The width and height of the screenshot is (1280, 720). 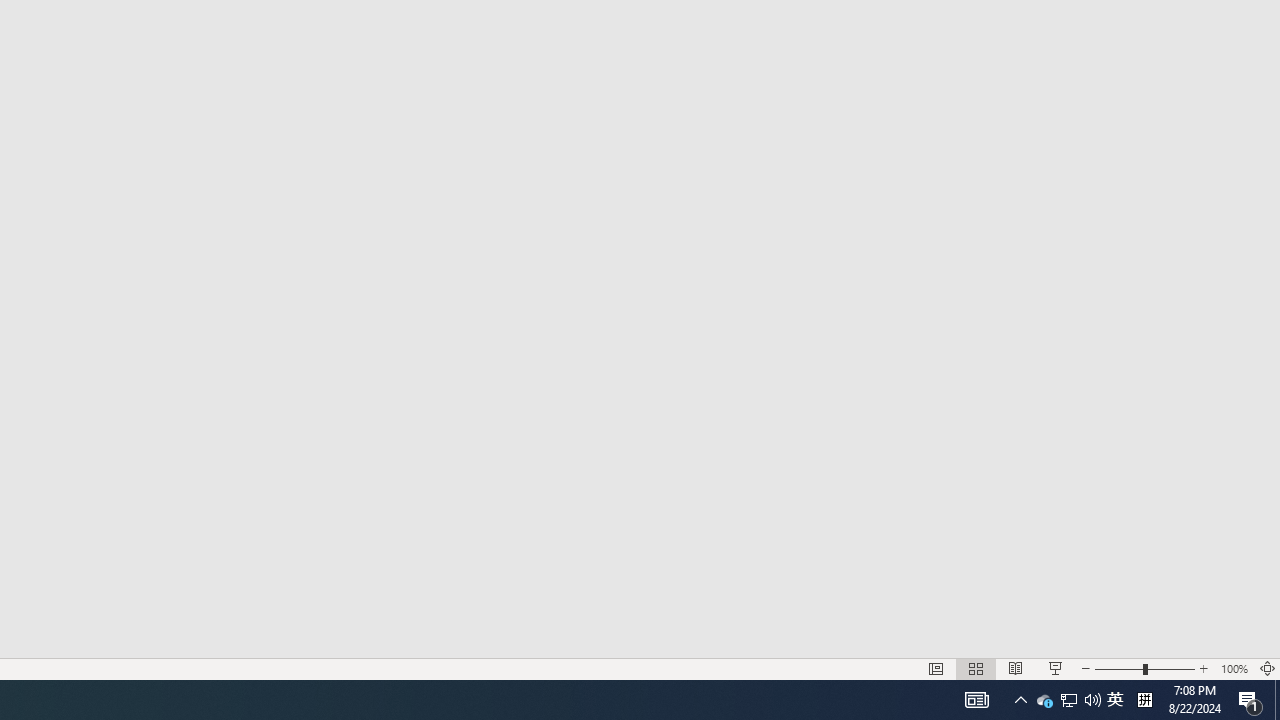 What do you see at coordinates (1233, 669) in the screenshot?
I see `'Zoom 100%'` at bounding box center [1233, 669].